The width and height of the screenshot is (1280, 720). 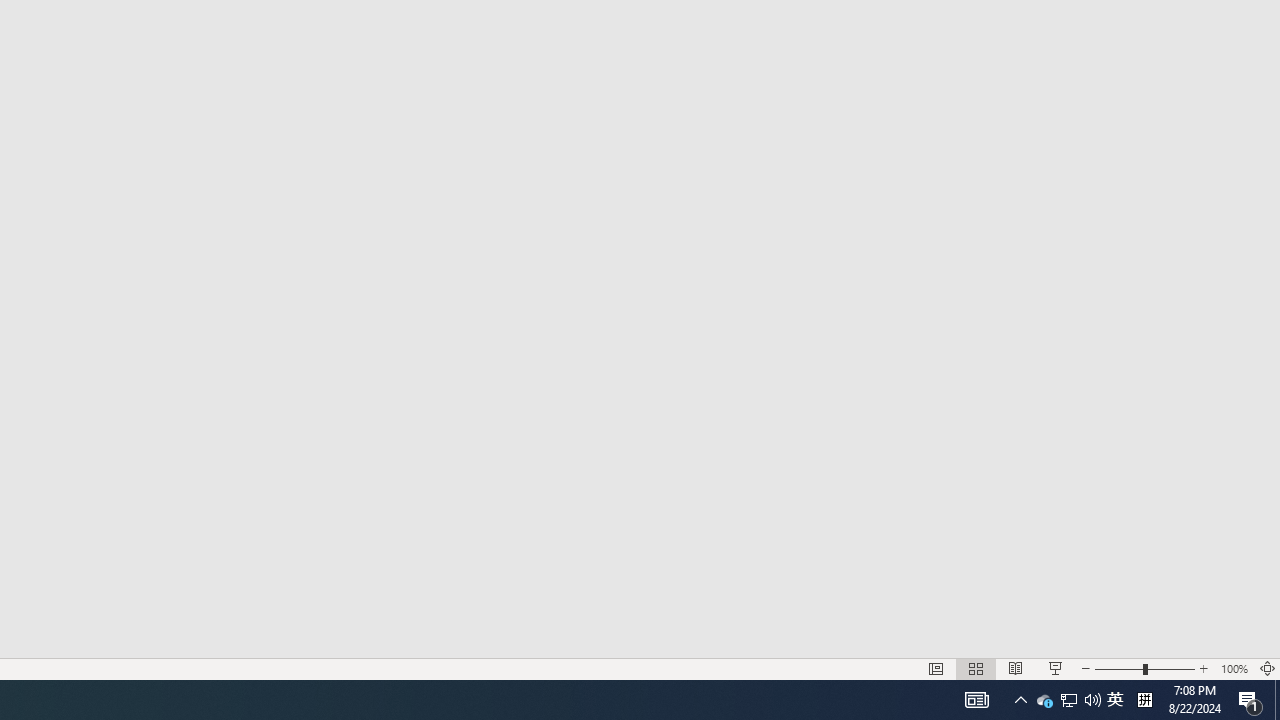 What do you see at coordinates (1233, 669) in the screenshot?
I see `'Zoom 100%'` at bounding box center [1233, 669].